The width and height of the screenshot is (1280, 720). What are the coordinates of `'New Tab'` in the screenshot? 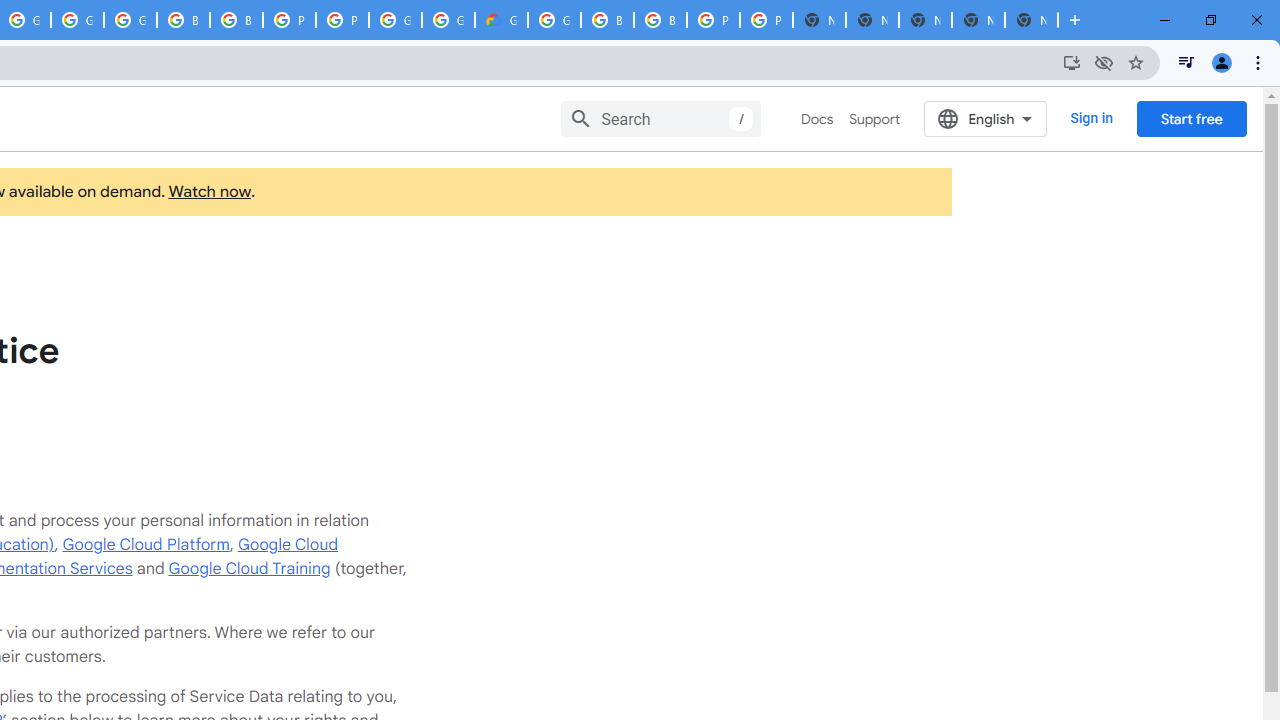 It's located at (1031, 20).